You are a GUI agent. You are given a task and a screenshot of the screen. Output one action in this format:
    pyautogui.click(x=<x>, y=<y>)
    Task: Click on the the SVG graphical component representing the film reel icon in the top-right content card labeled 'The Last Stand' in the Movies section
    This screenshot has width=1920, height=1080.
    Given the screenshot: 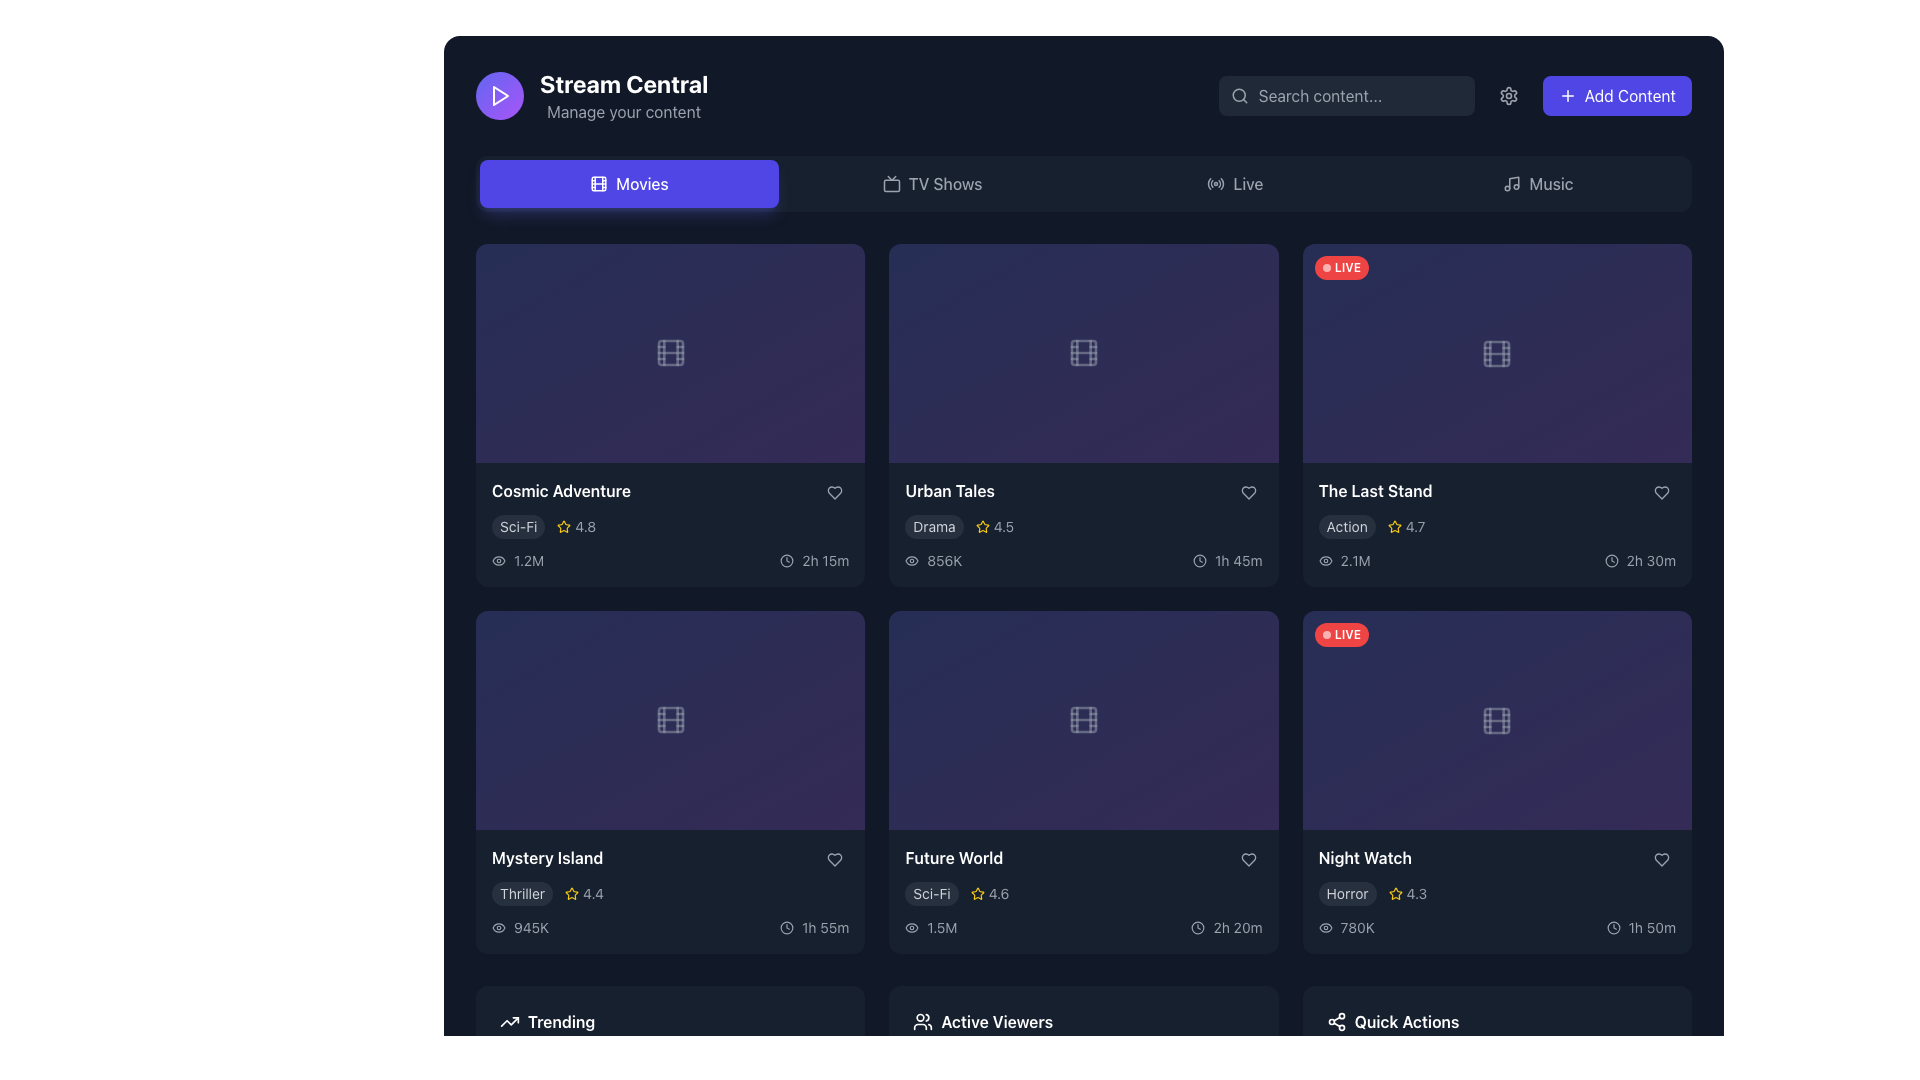 What is the action you would take?
    pyautogui.click(x=1497, y=352)
    